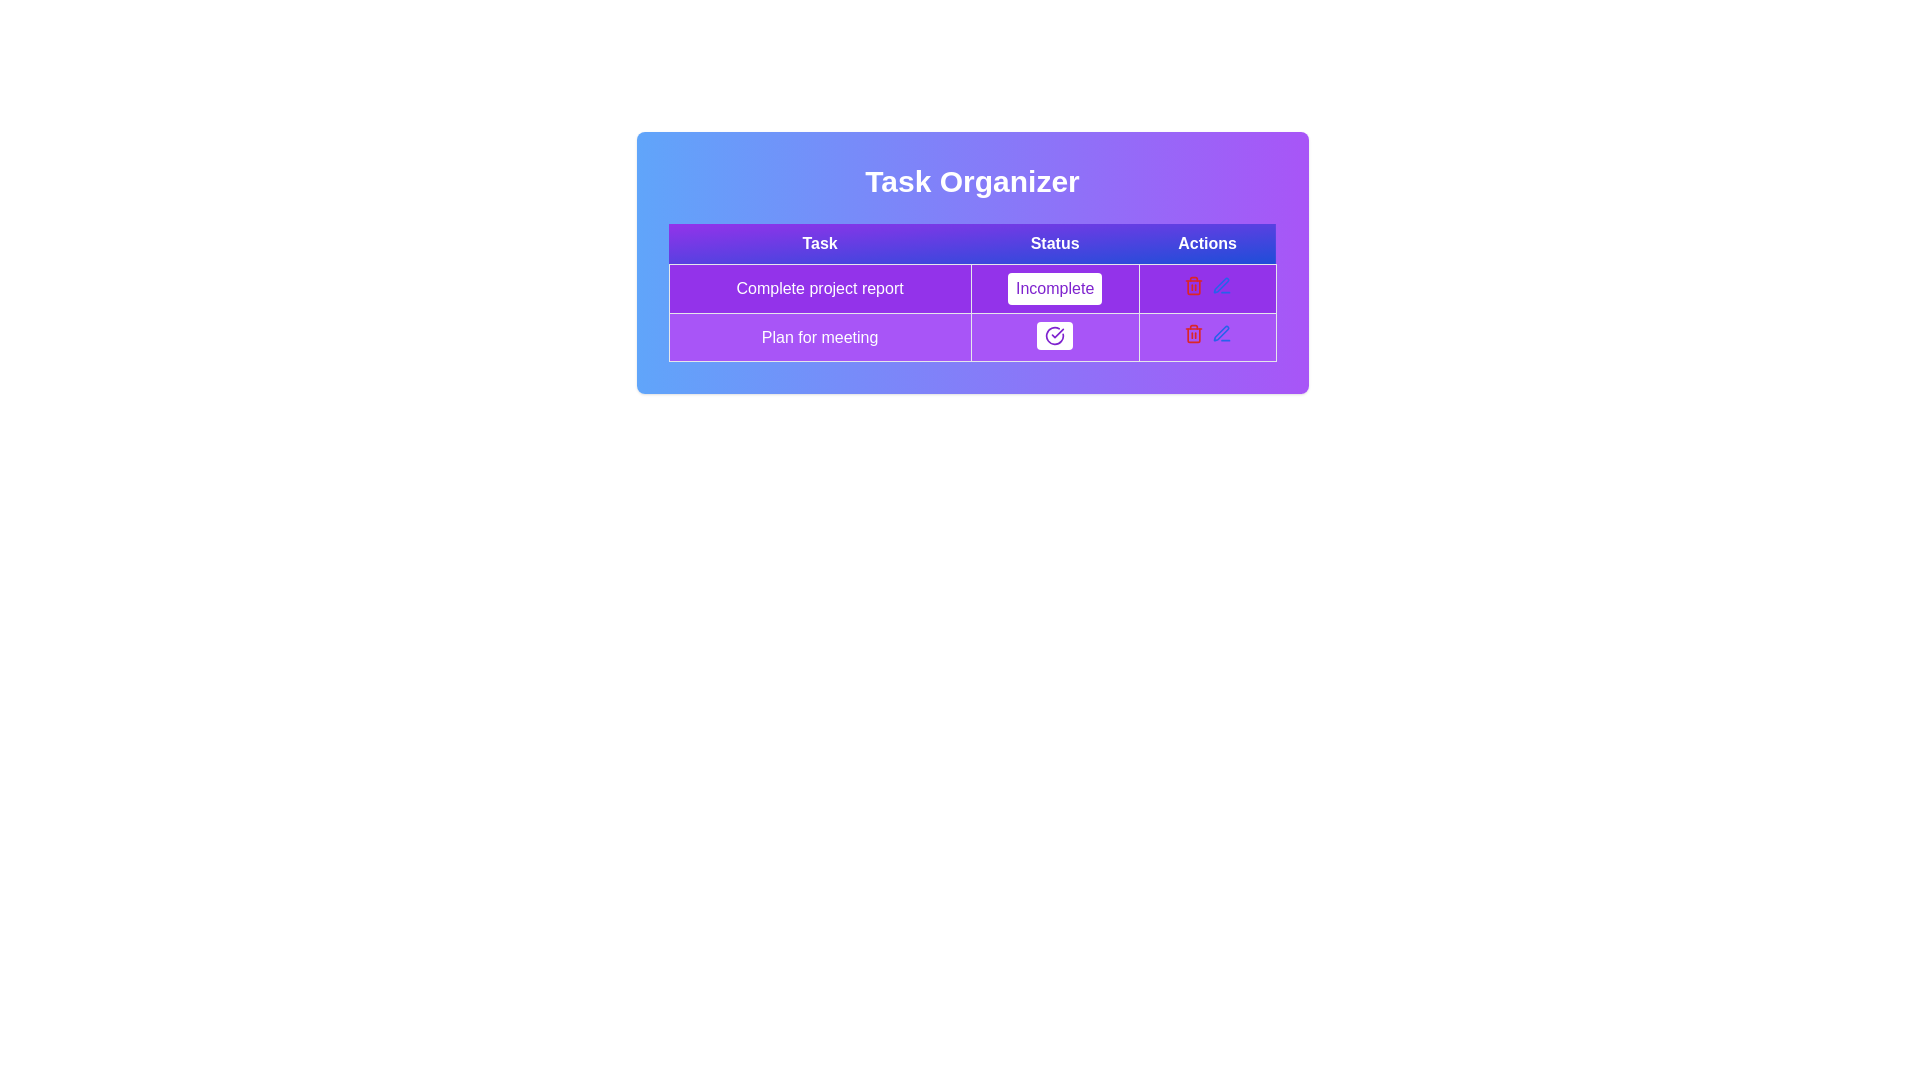 The image size is (1920, 1080). Describe the element at coordinates (1193, 334) in the screenshot. I see `the trash bin icon in the Actions column of the second row` at that location.